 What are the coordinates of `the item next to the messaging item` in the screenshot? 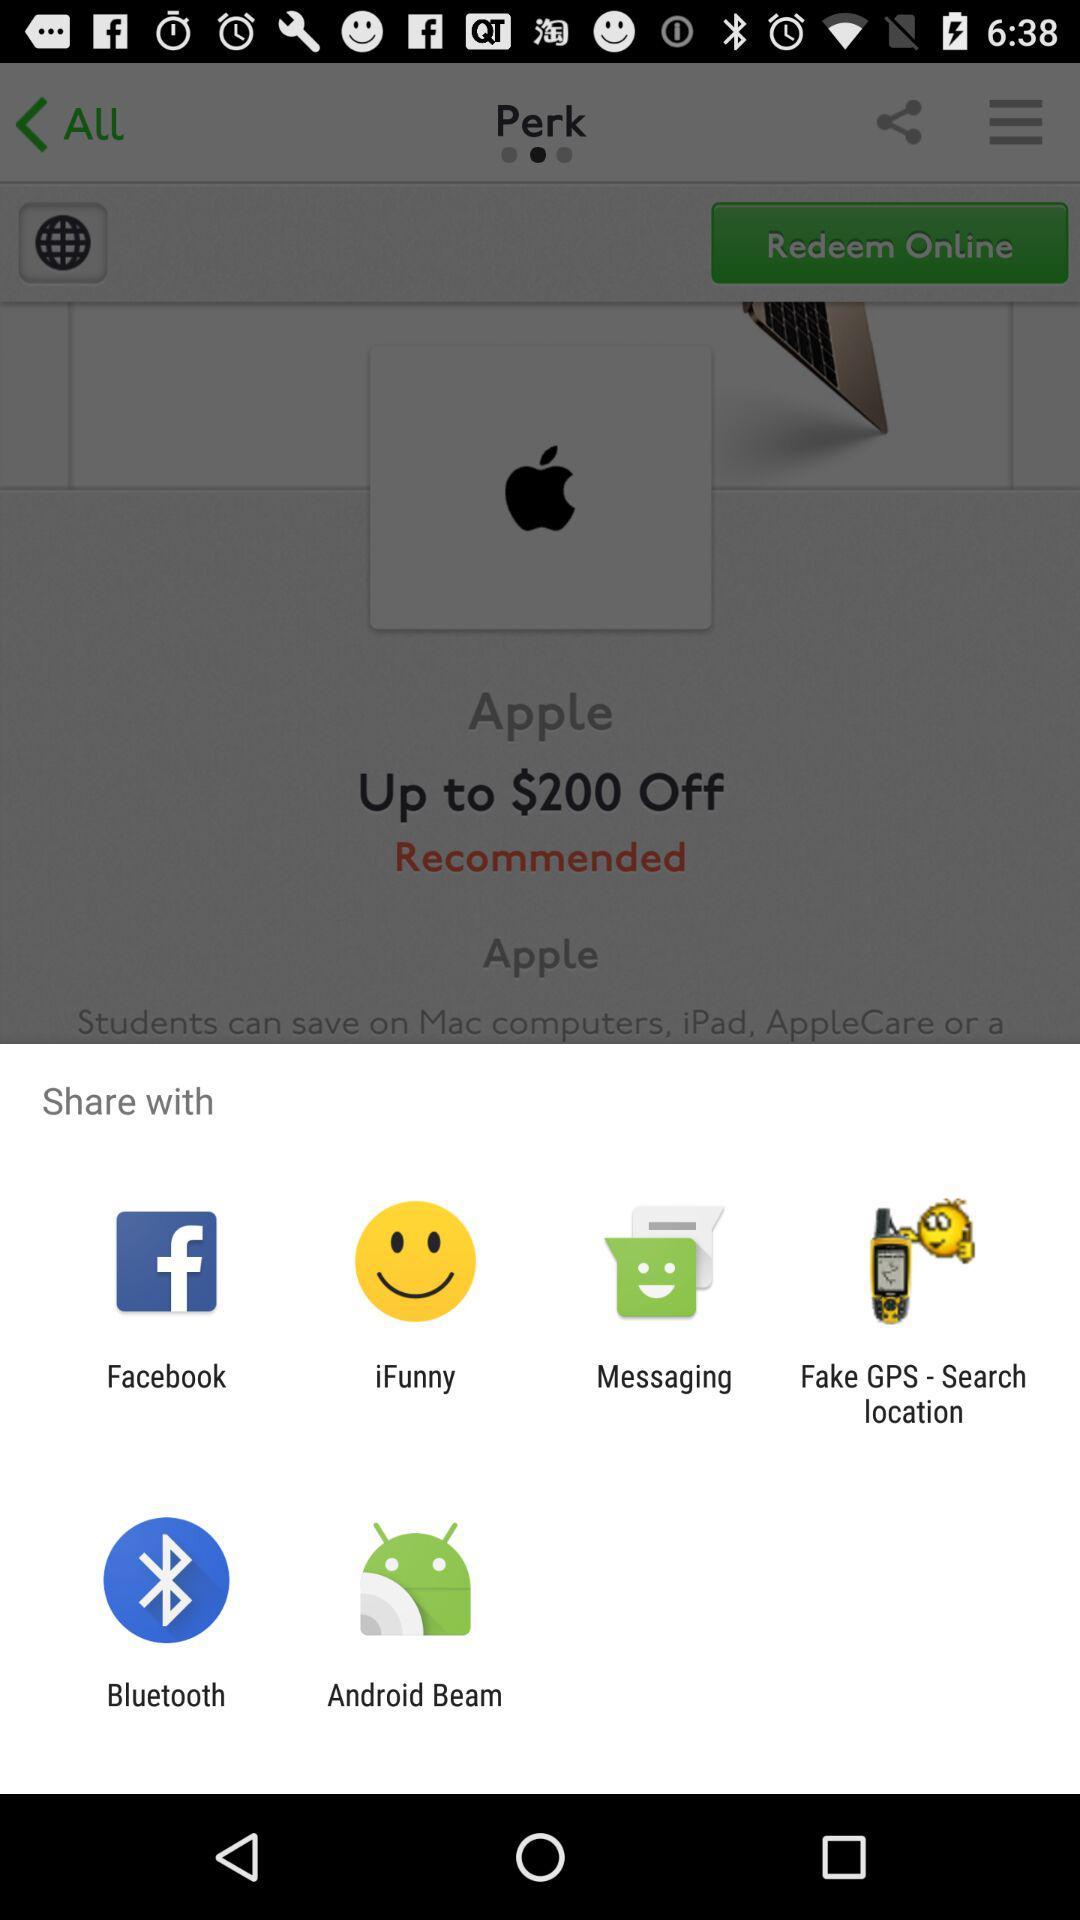 It's located at (913, 1392).